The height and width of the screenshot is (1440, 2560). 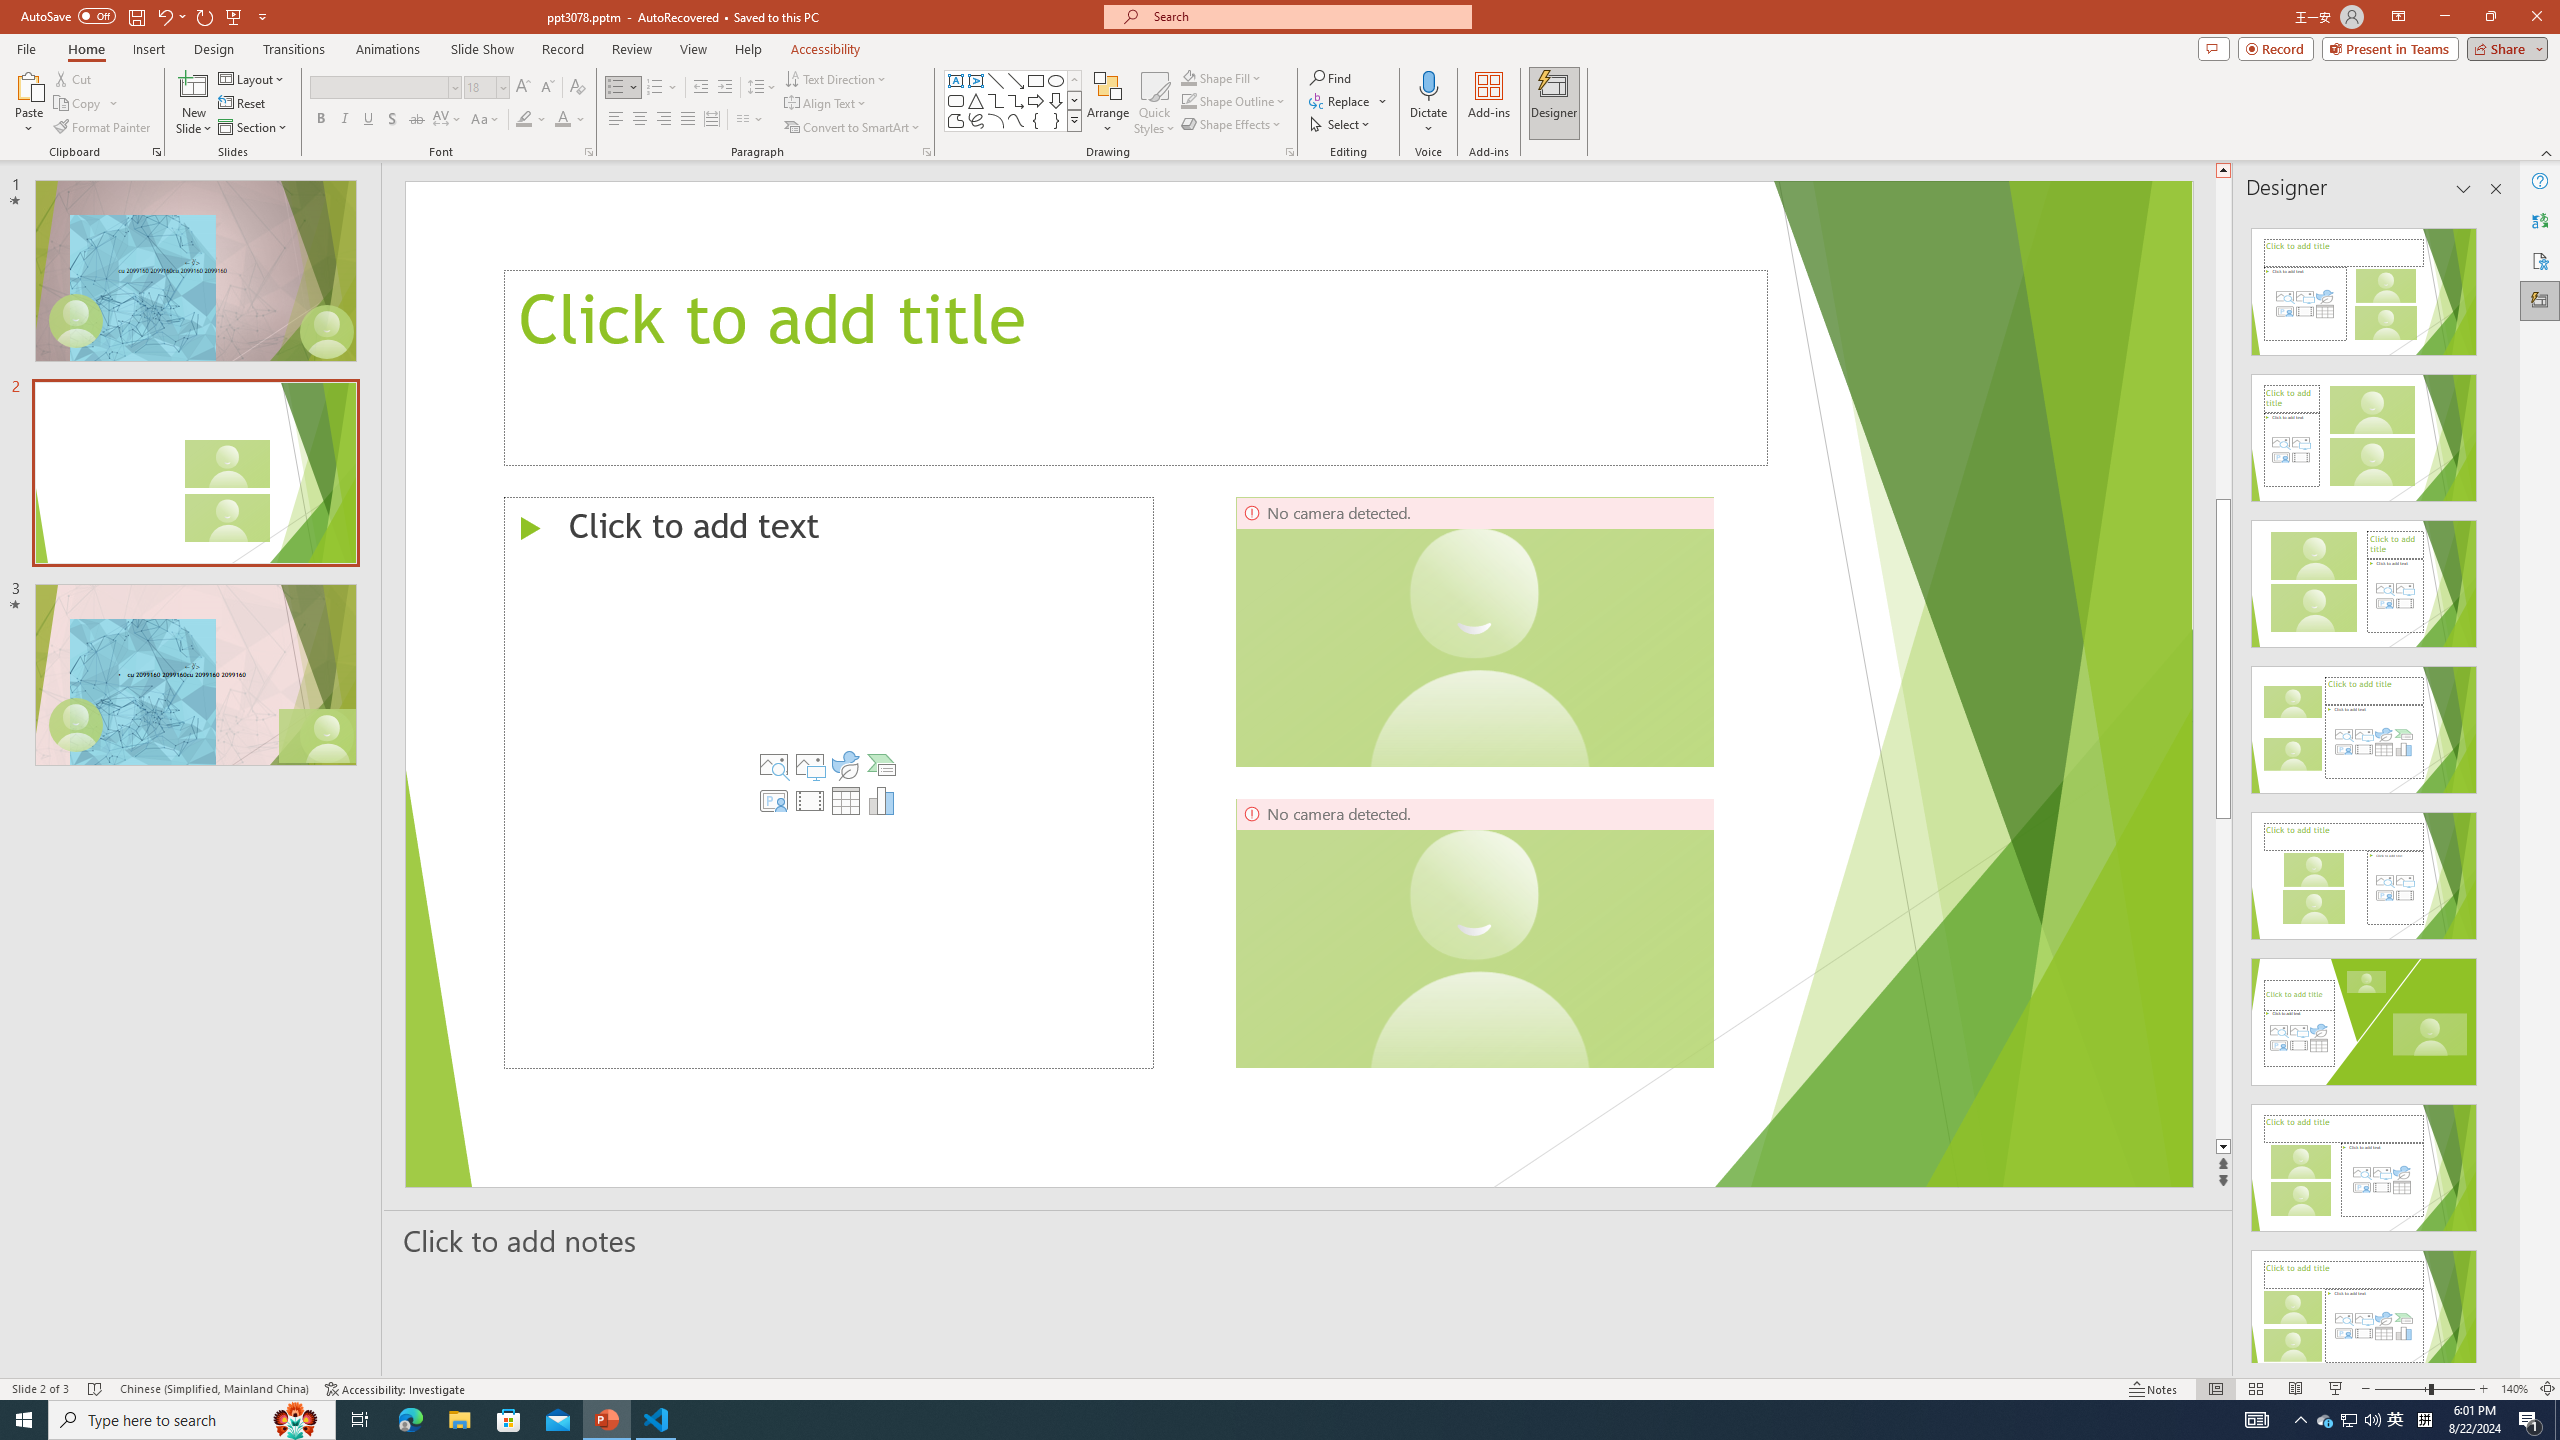 What do you see at coordinates (774, 800) in the screenshot?
I see `'Insert Cameo'` at bounding box center [774, 800].